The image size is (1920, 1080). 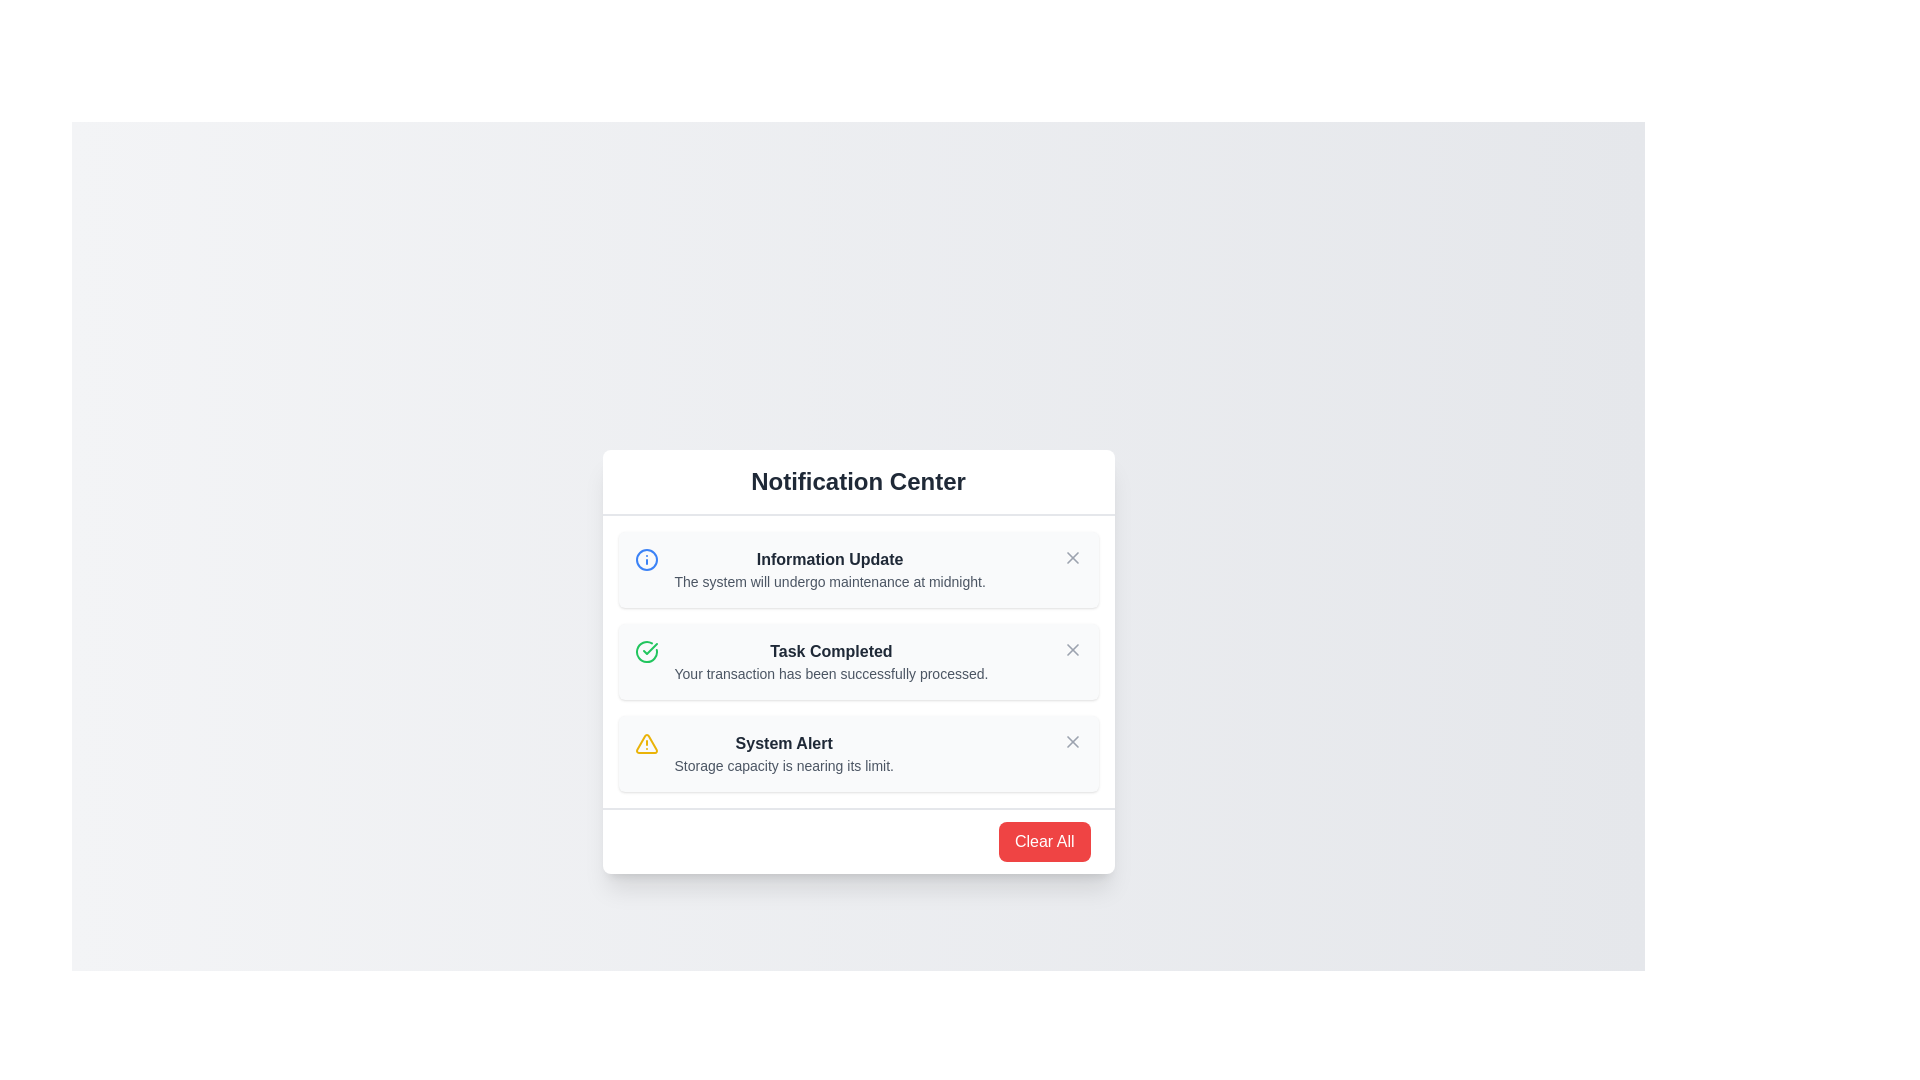 What do you see at coordinates (646, 744) in the screenshot?
I see `the warning icon located to the left of the 'System Alert' text in the Notification Center, which signifies an alert state` at bounding box center [646, 744].